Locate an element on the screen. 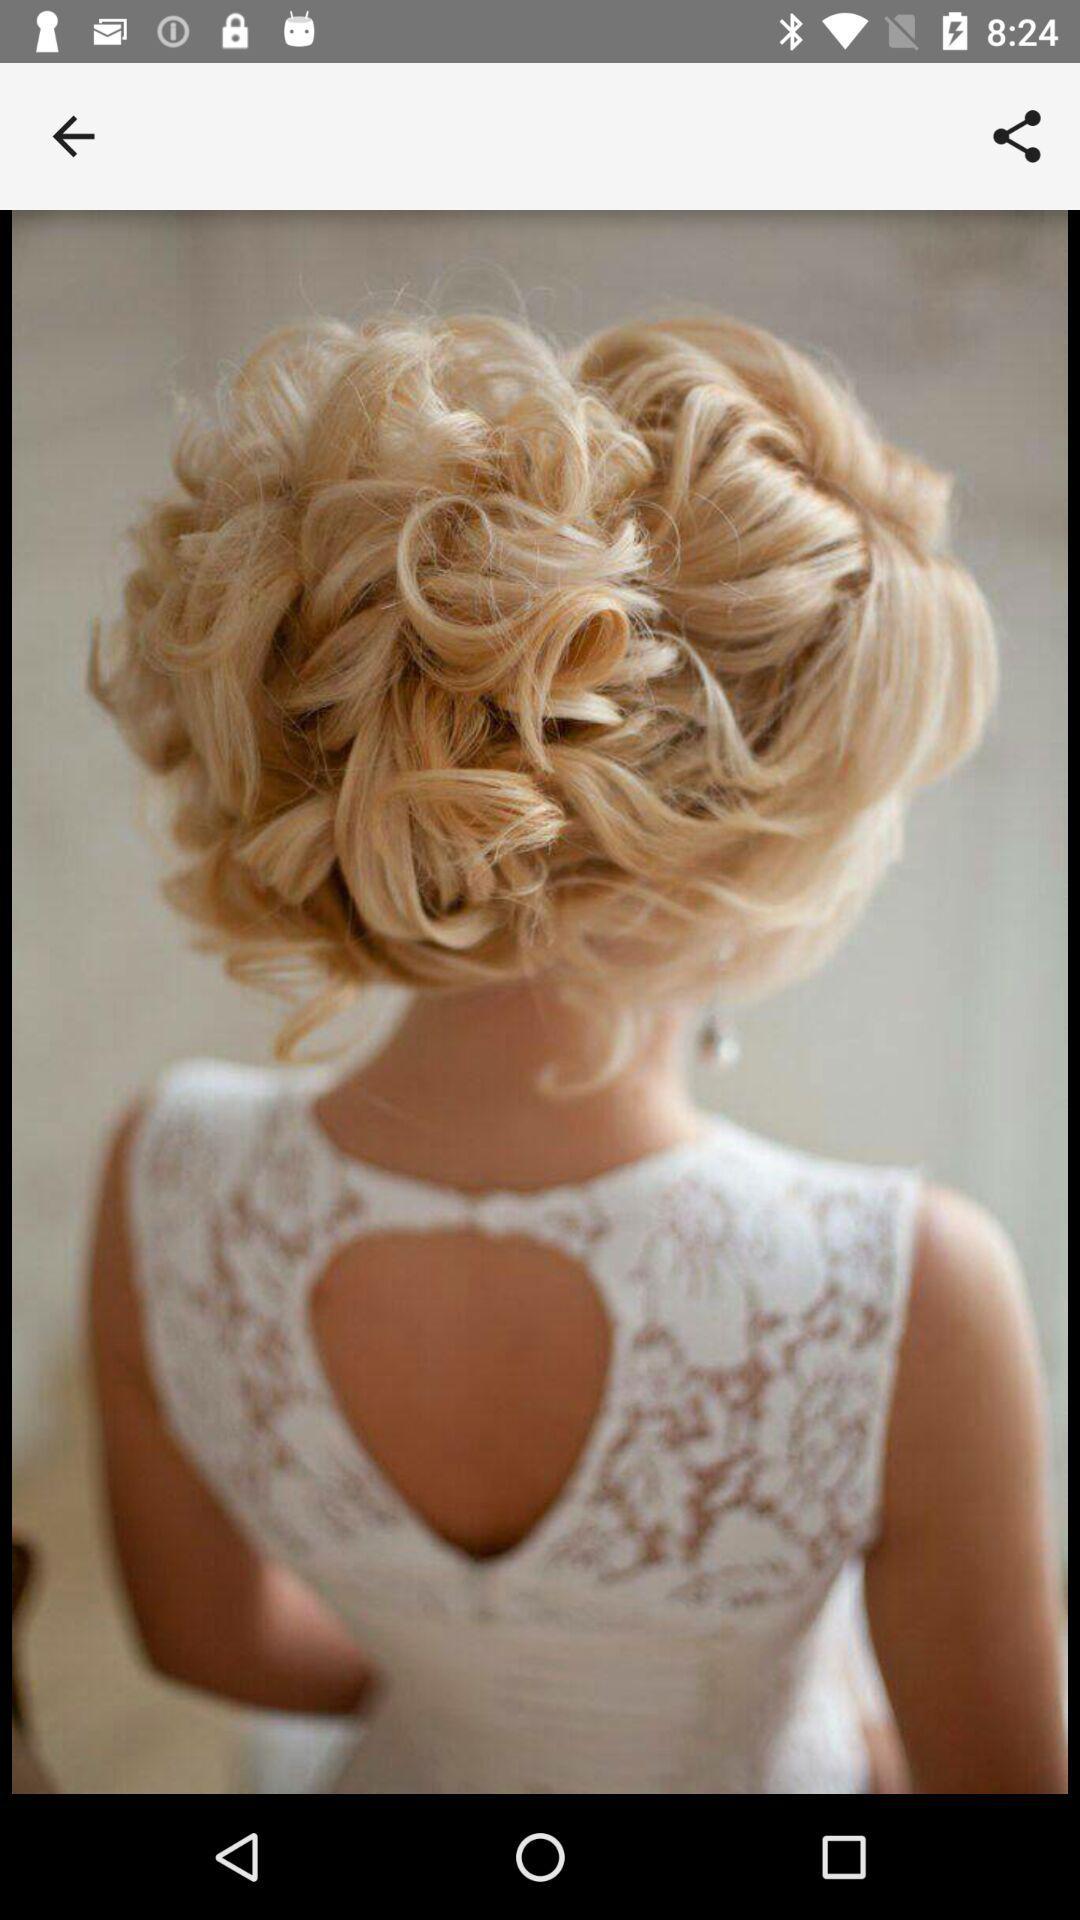 The height and width of the screenshot is (1920, 1080). icon at the top left corner is located at coordinates (72, 135).